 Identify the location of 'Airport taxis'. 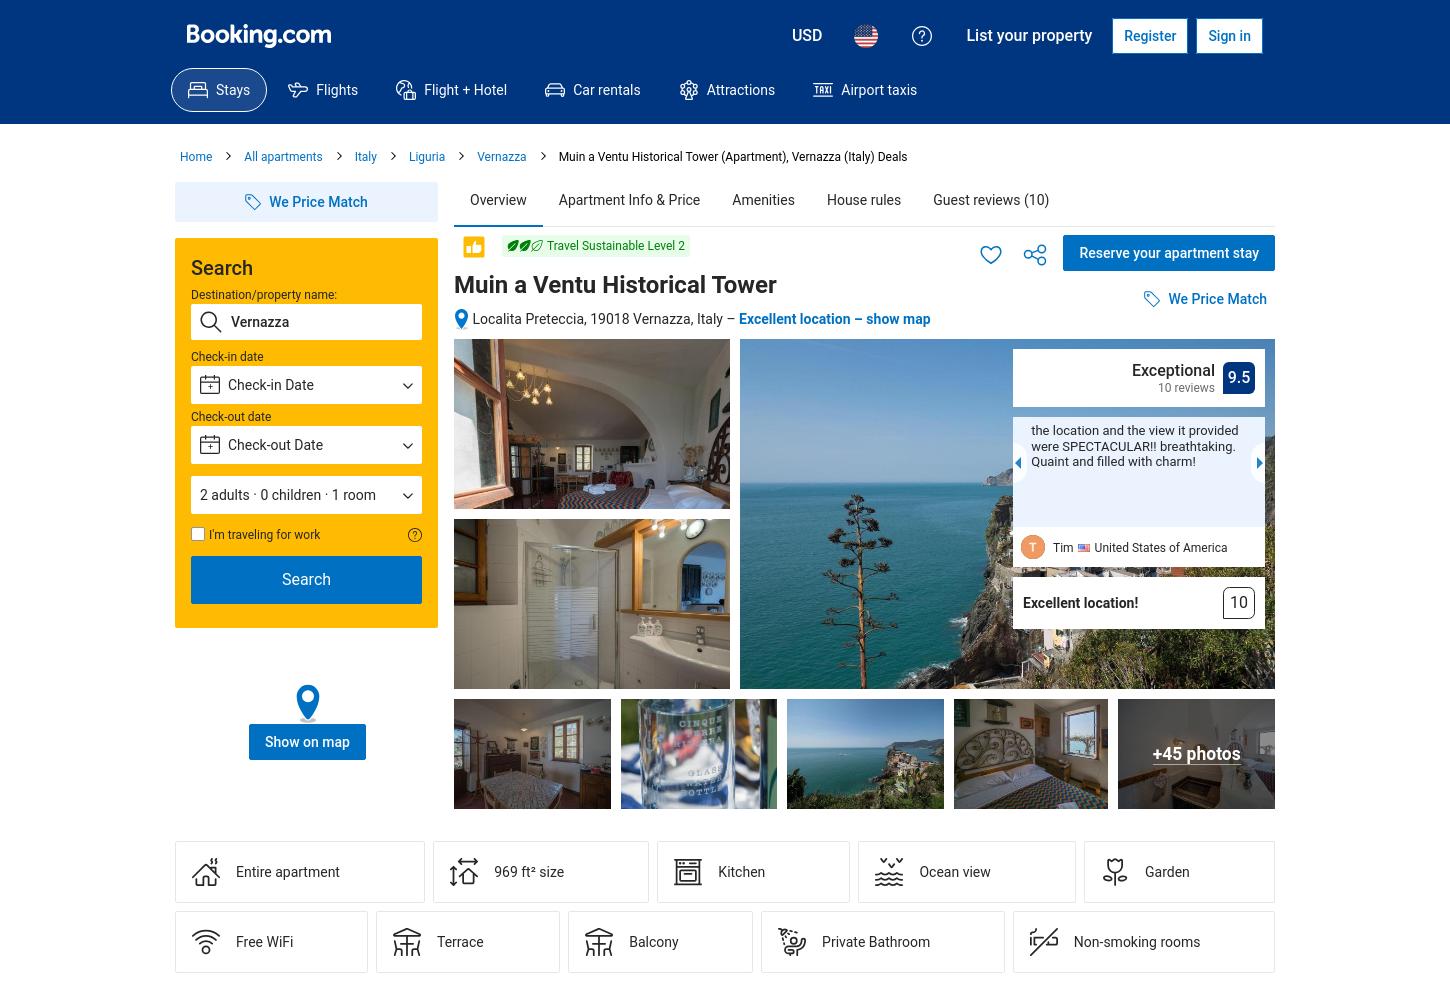
(877, 89).